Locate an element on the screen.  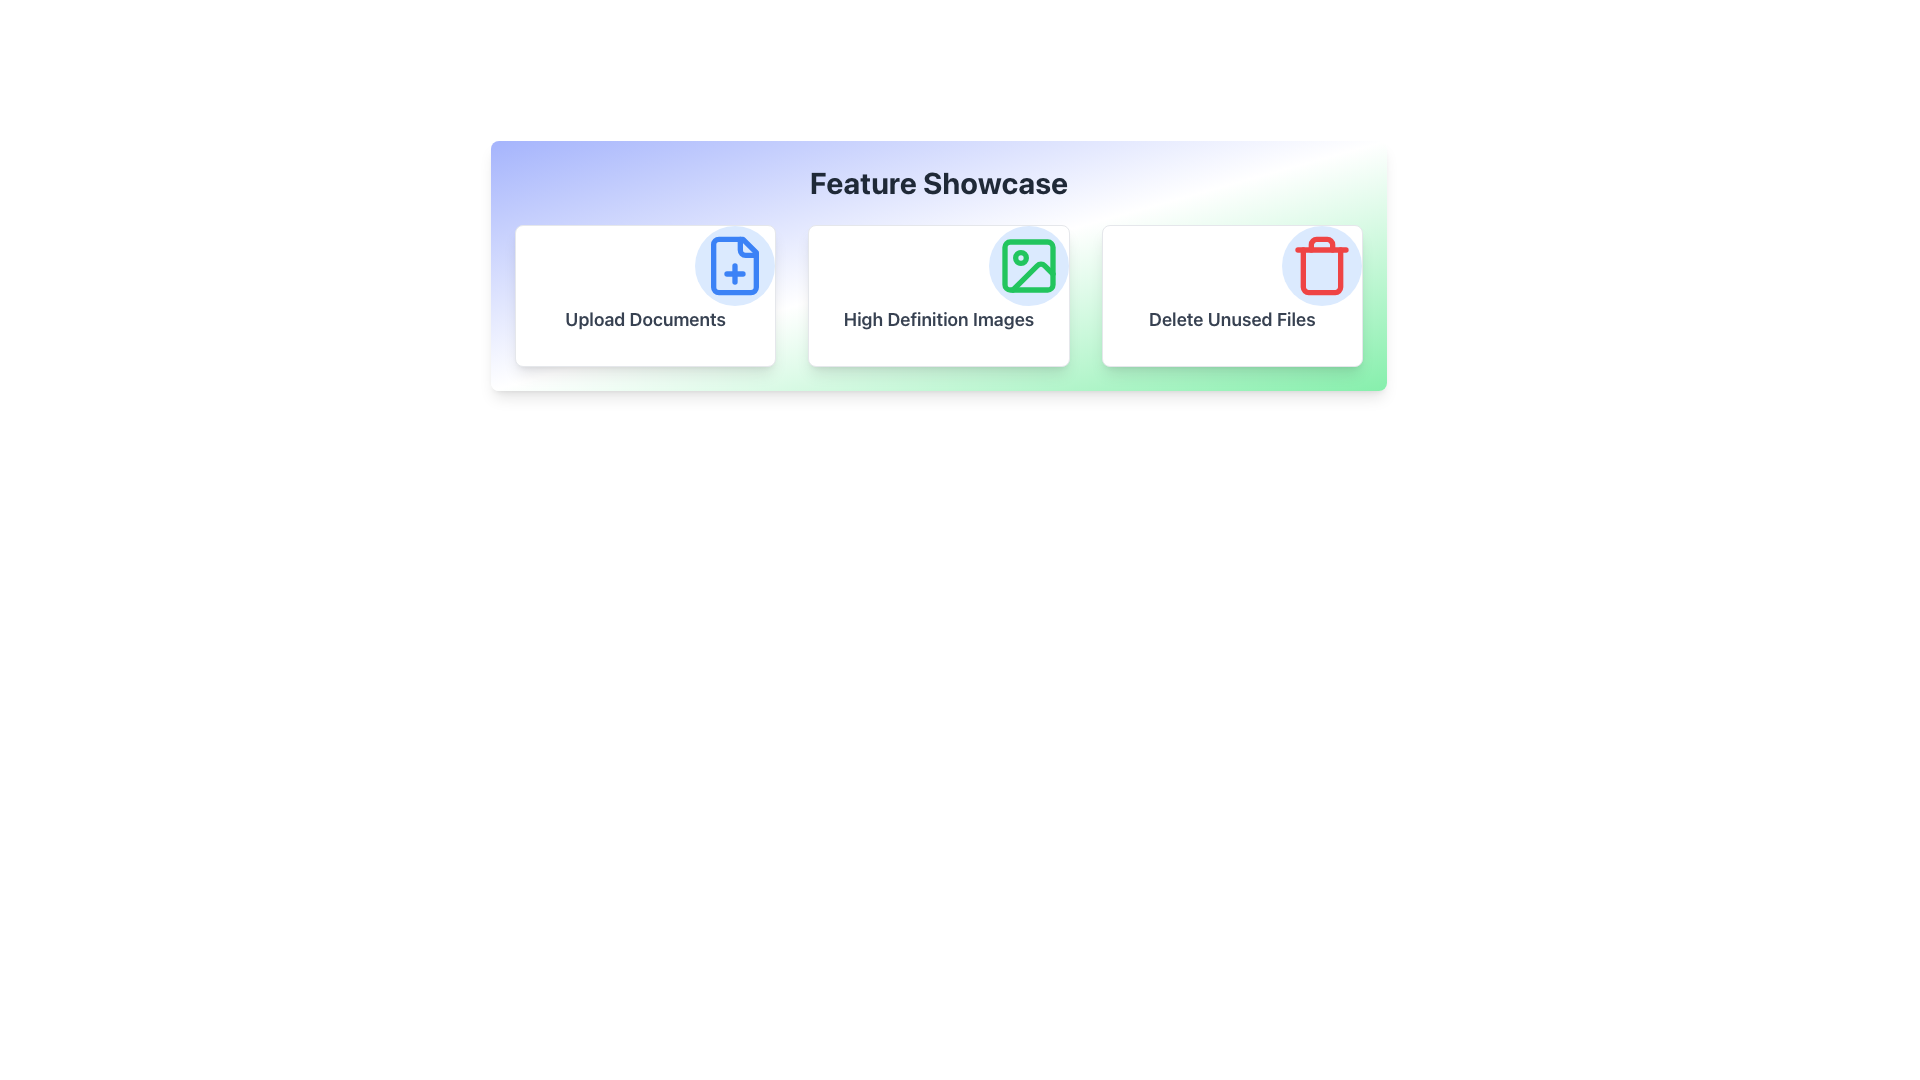
the upload icon located in the top-right corner of the 'Upload Documents' card, which has a rounded white background is located at coordinates (734, 265).